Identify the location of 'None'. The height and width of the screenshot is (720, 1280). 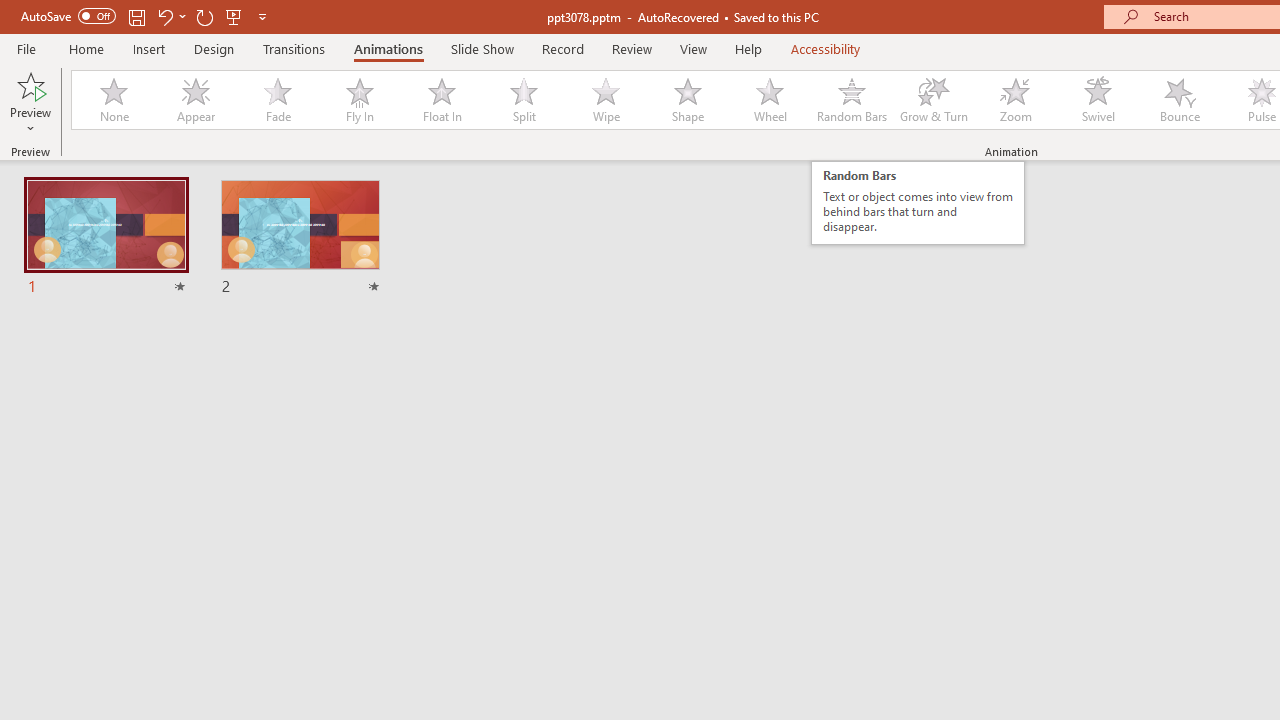
(112, 100).